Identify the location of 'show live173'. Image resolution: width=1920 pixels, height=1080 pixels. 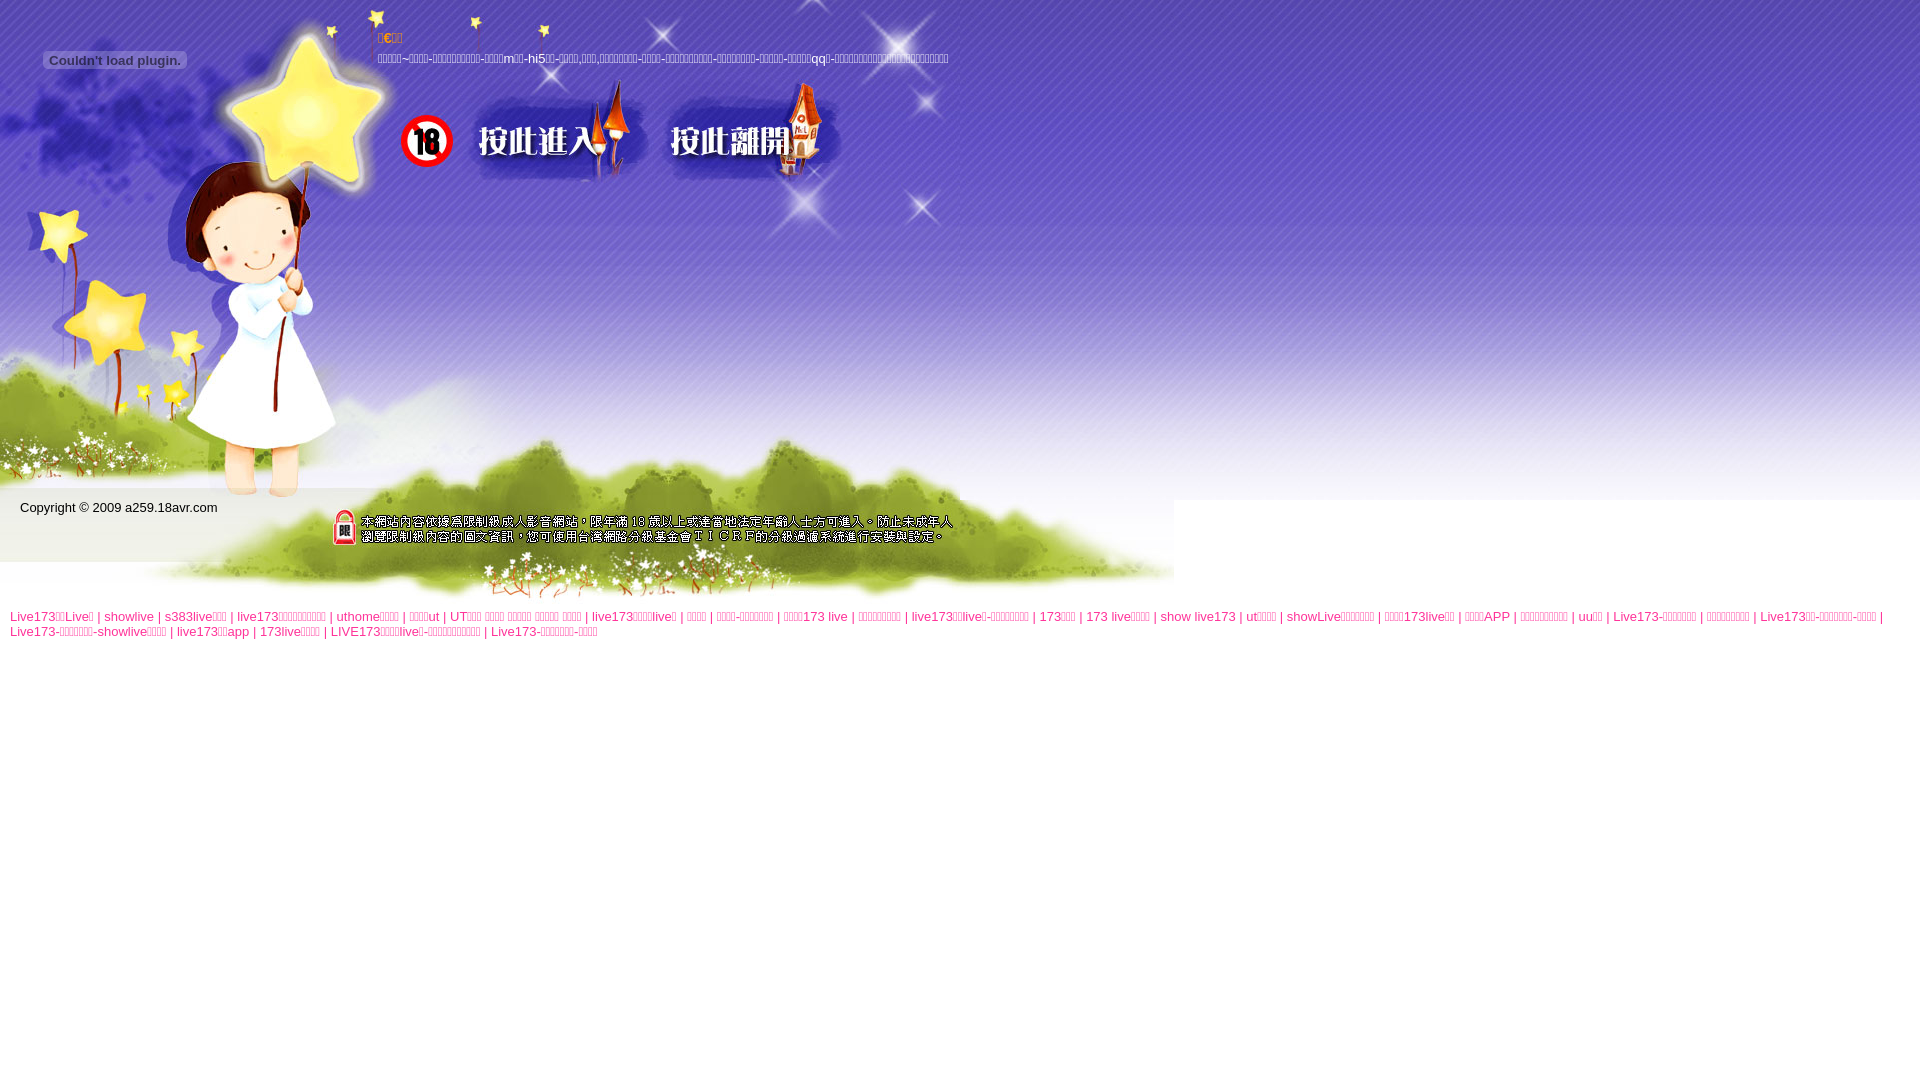
(1198, 615).